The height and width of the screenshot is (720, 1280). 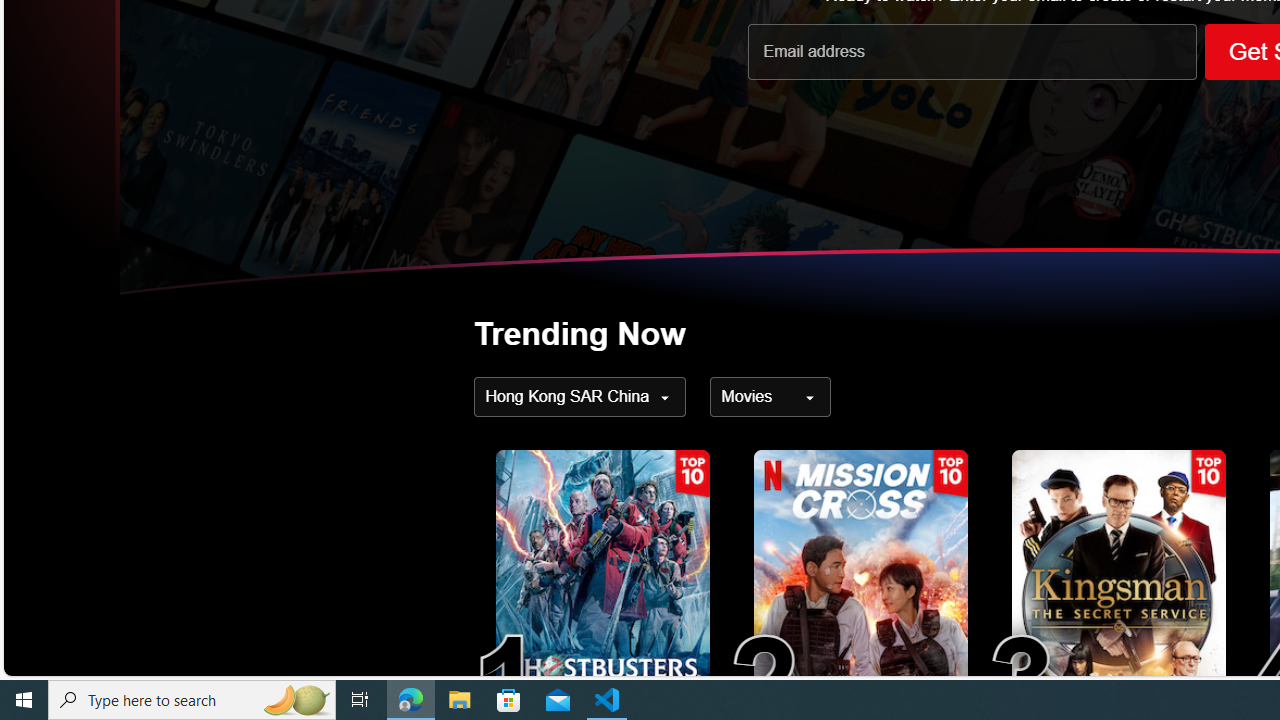 What do you see at coordinates (972, 50) in the screenshot?
I see `'Email address'` at bounding box center [972, 50].